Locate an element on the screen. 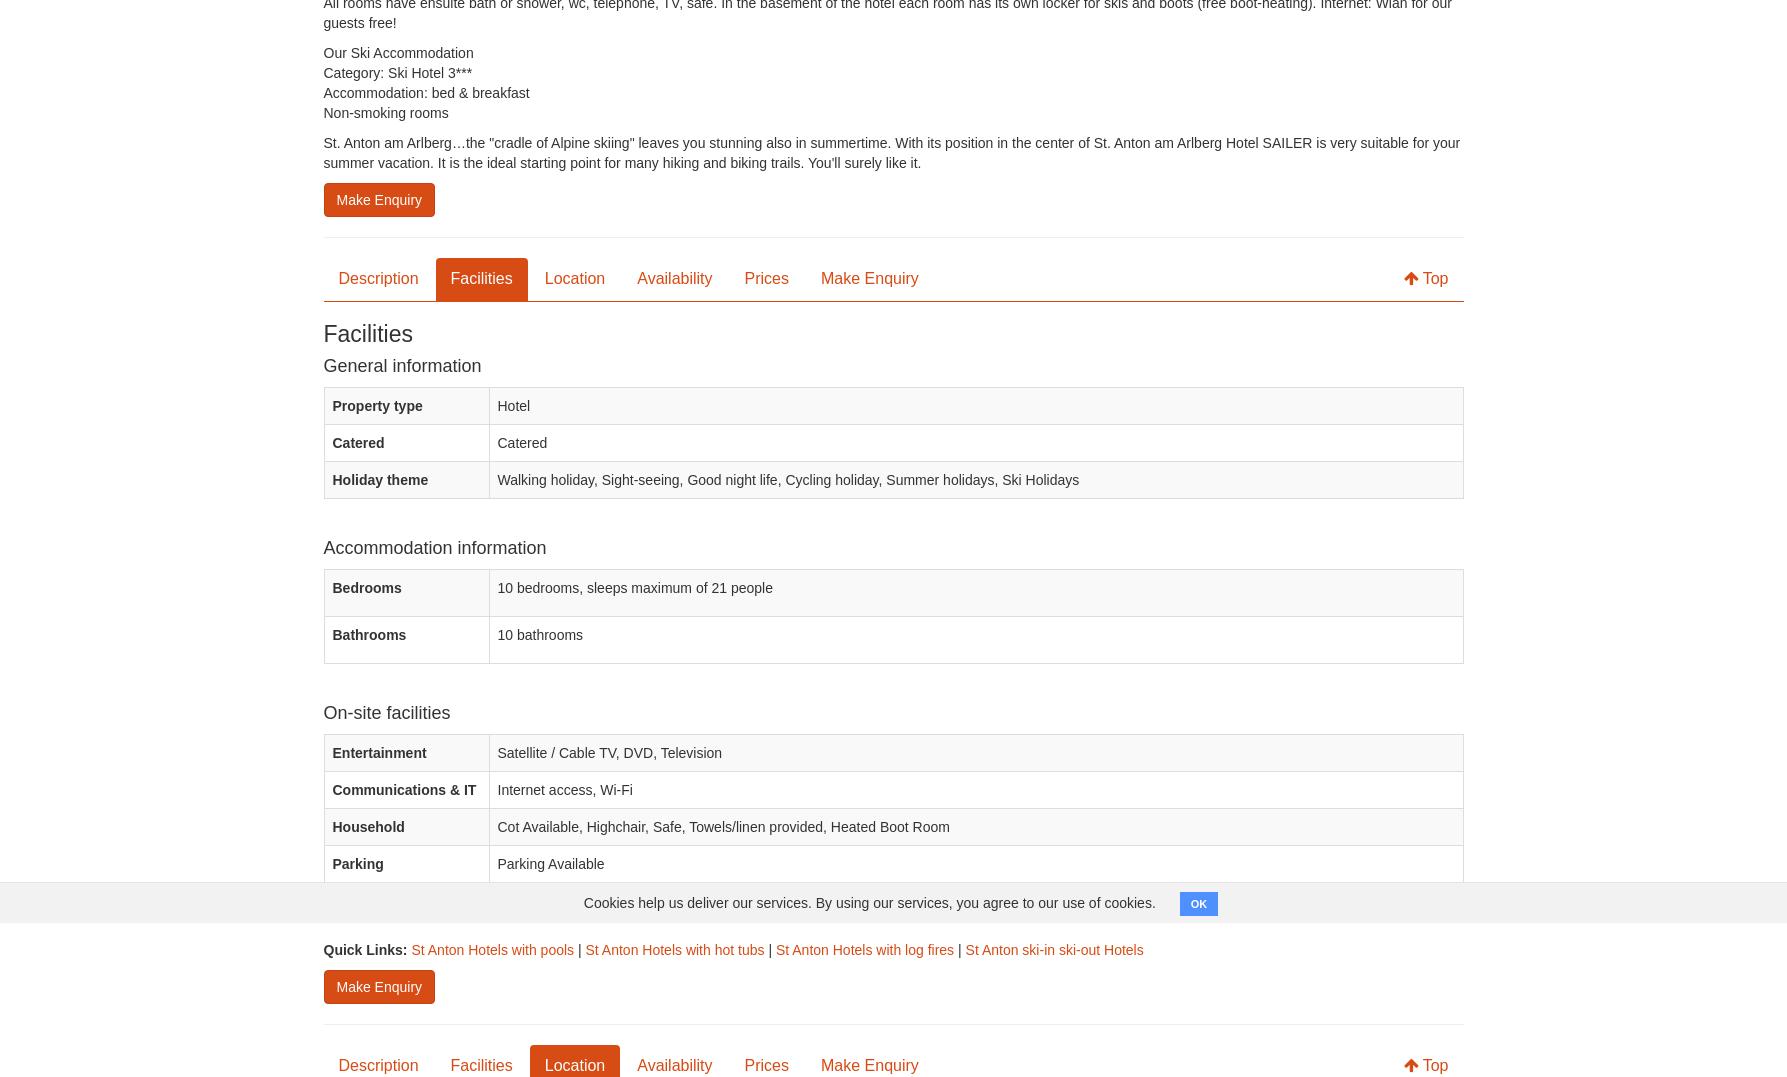 This screenshot has width=1787, height=1077. 'Hotel' is located at coordinates (513, 406).